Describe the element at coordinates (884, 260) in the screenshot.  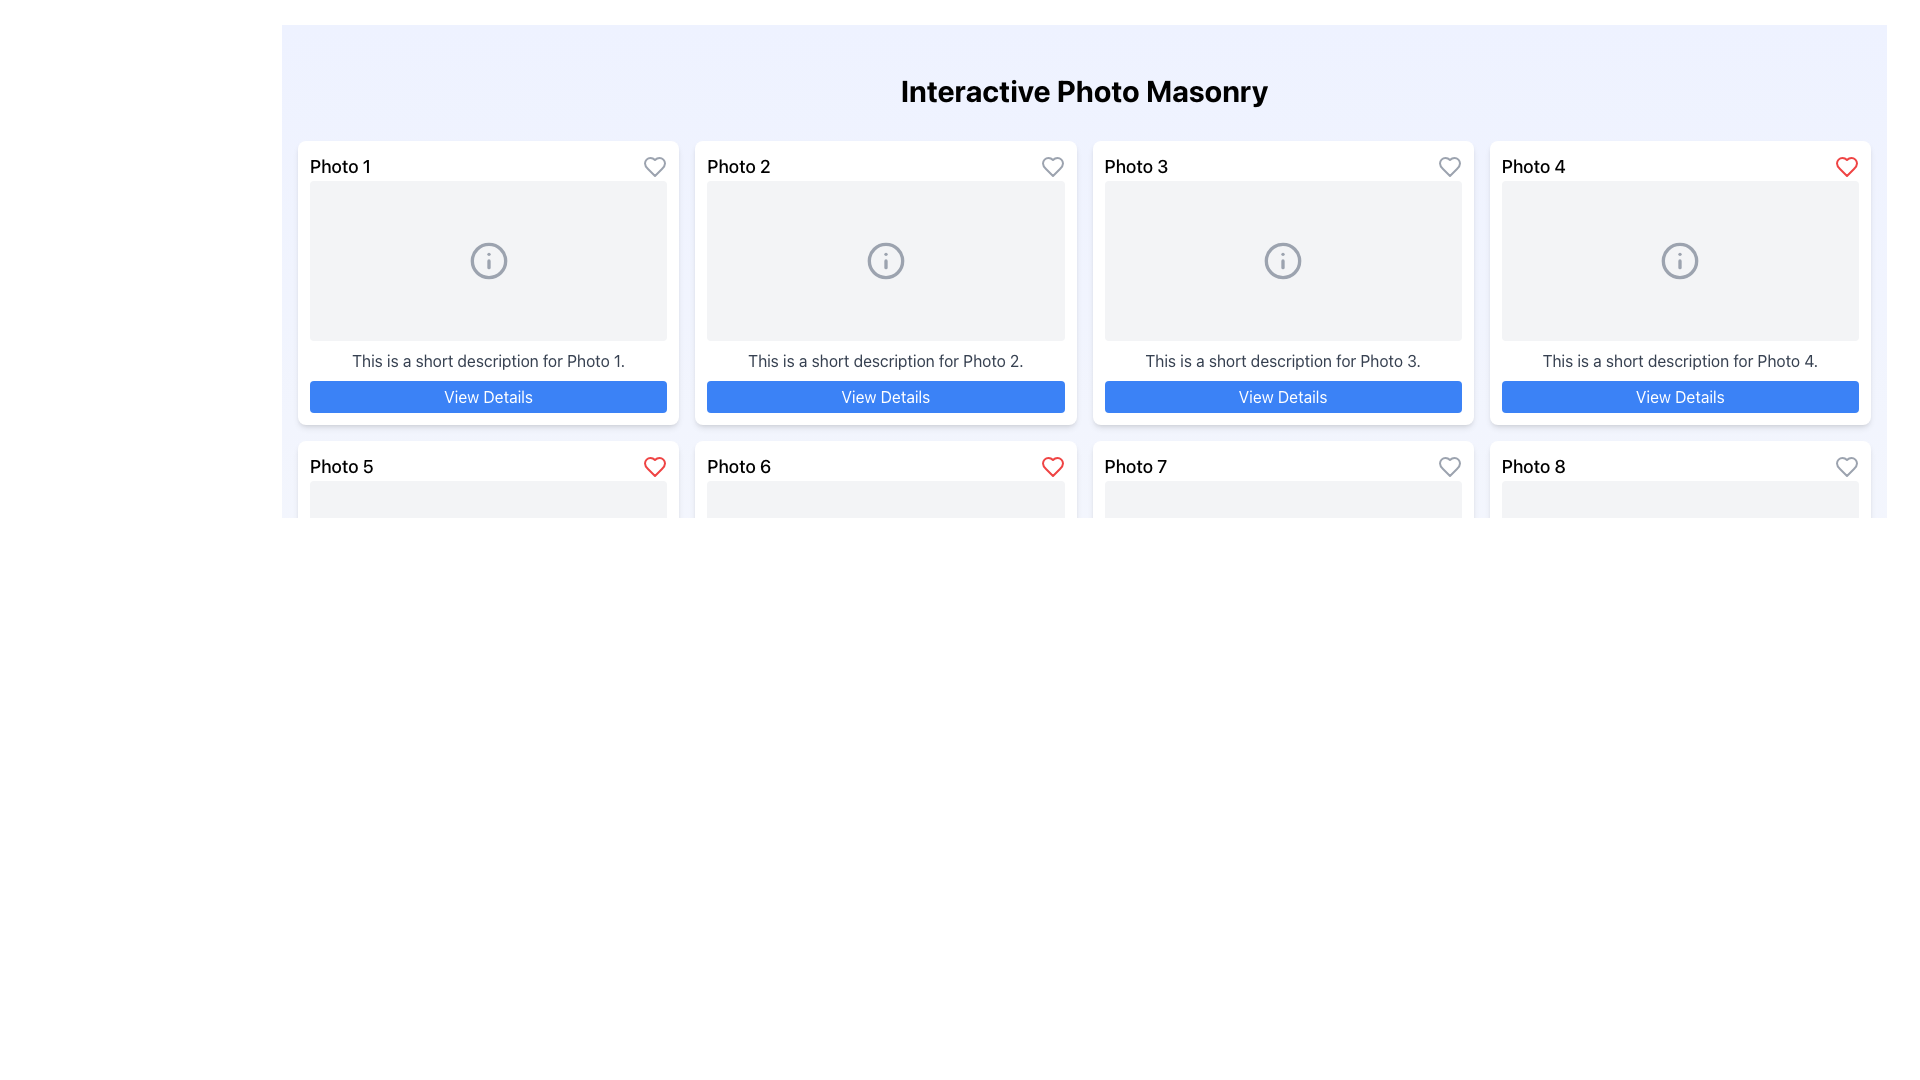
I see `the information icon within the 'Photo 2' card` at that location.